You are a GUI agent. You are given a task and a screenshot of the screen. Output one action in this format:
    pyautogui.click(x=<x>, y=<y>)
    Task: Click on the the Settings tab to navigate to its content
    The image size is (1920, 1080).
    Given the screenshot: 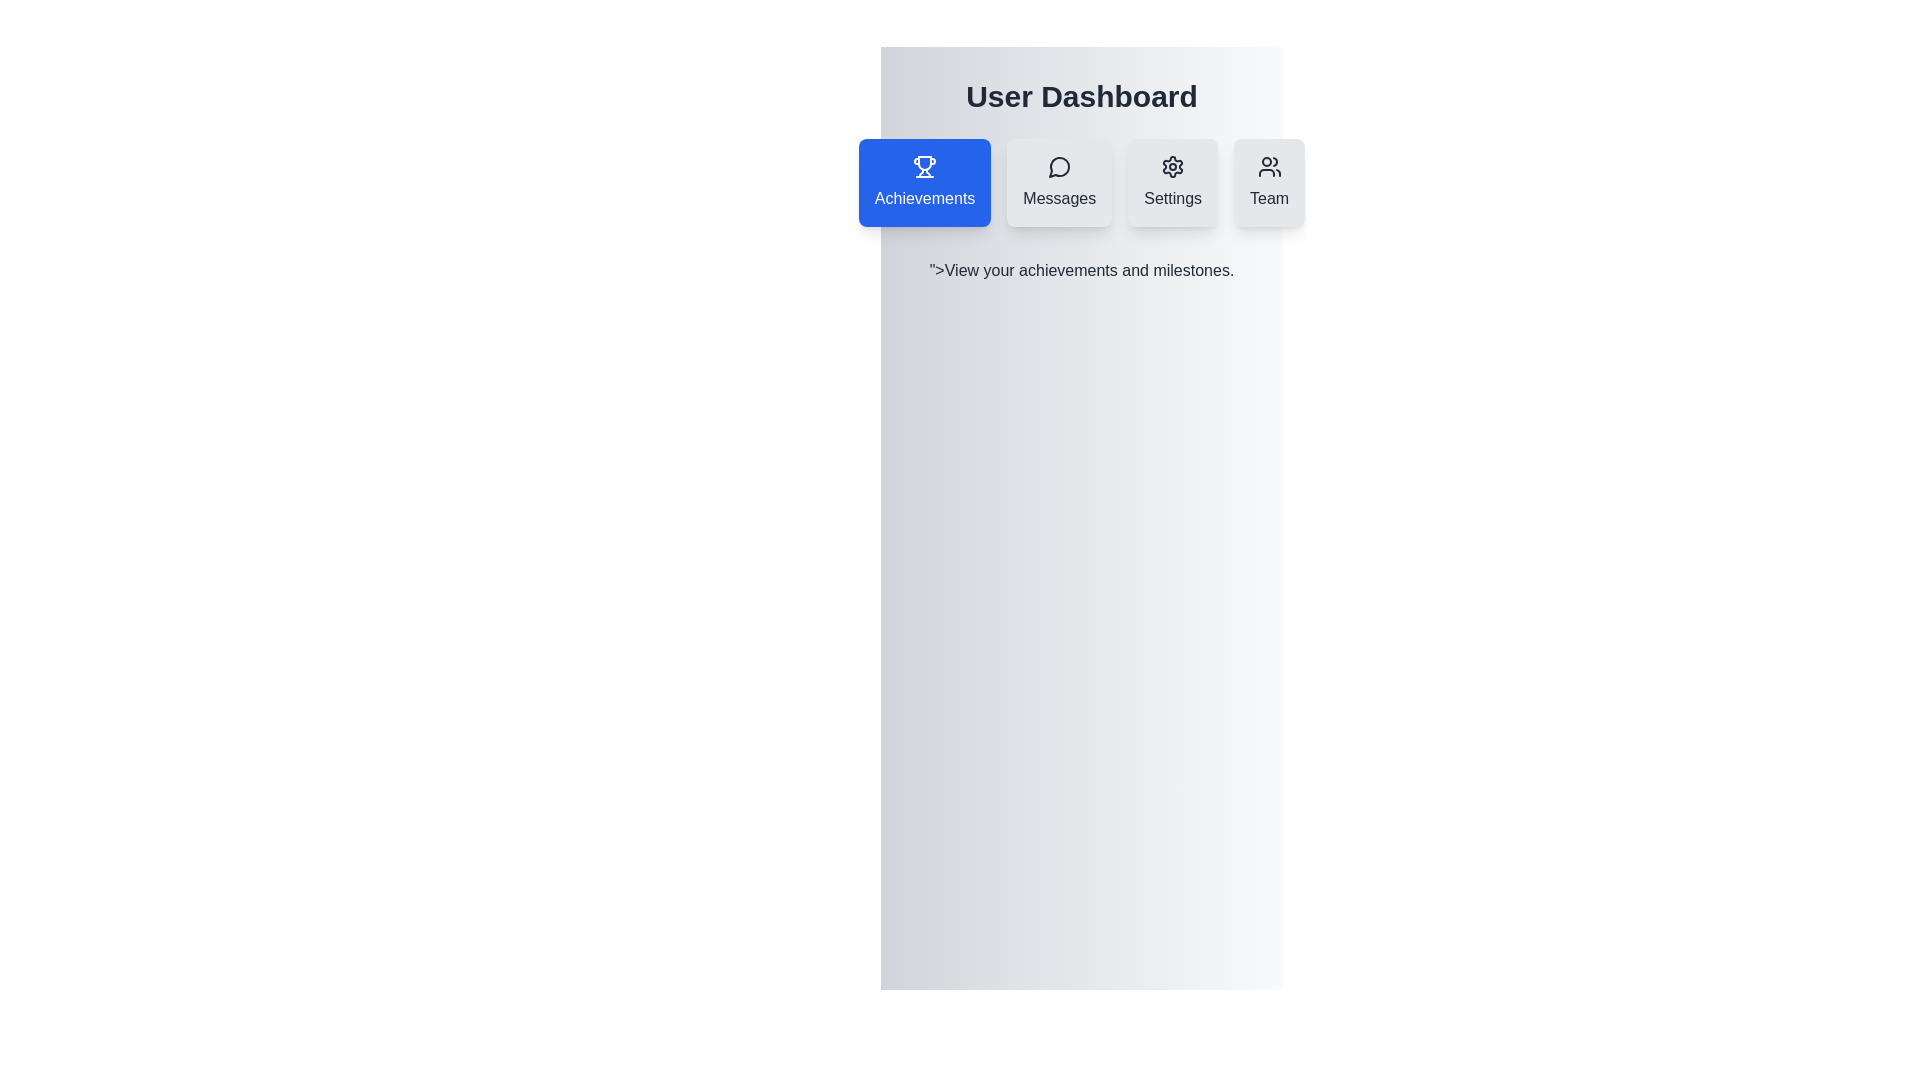 What is the action you would take?
    pyautogui.click(x=1172, y=182)
    